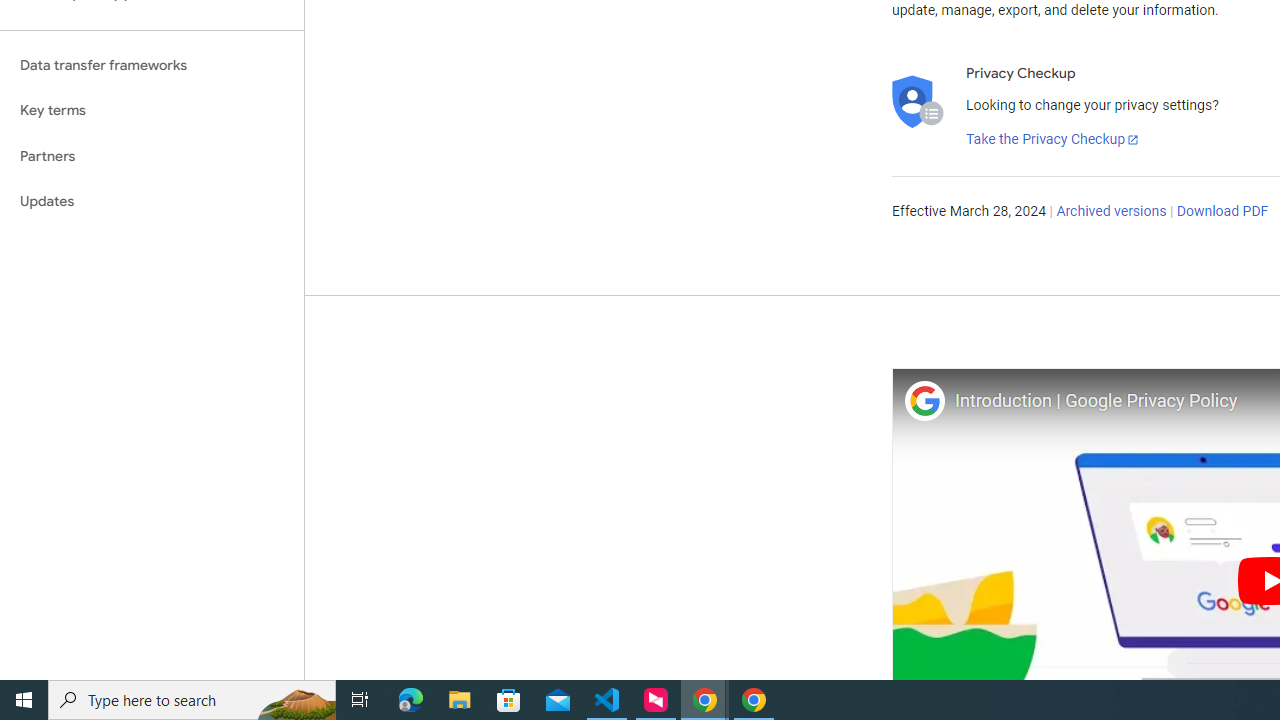  I want to click on 'Take the Privacy Checkup', so click(1052, 139).